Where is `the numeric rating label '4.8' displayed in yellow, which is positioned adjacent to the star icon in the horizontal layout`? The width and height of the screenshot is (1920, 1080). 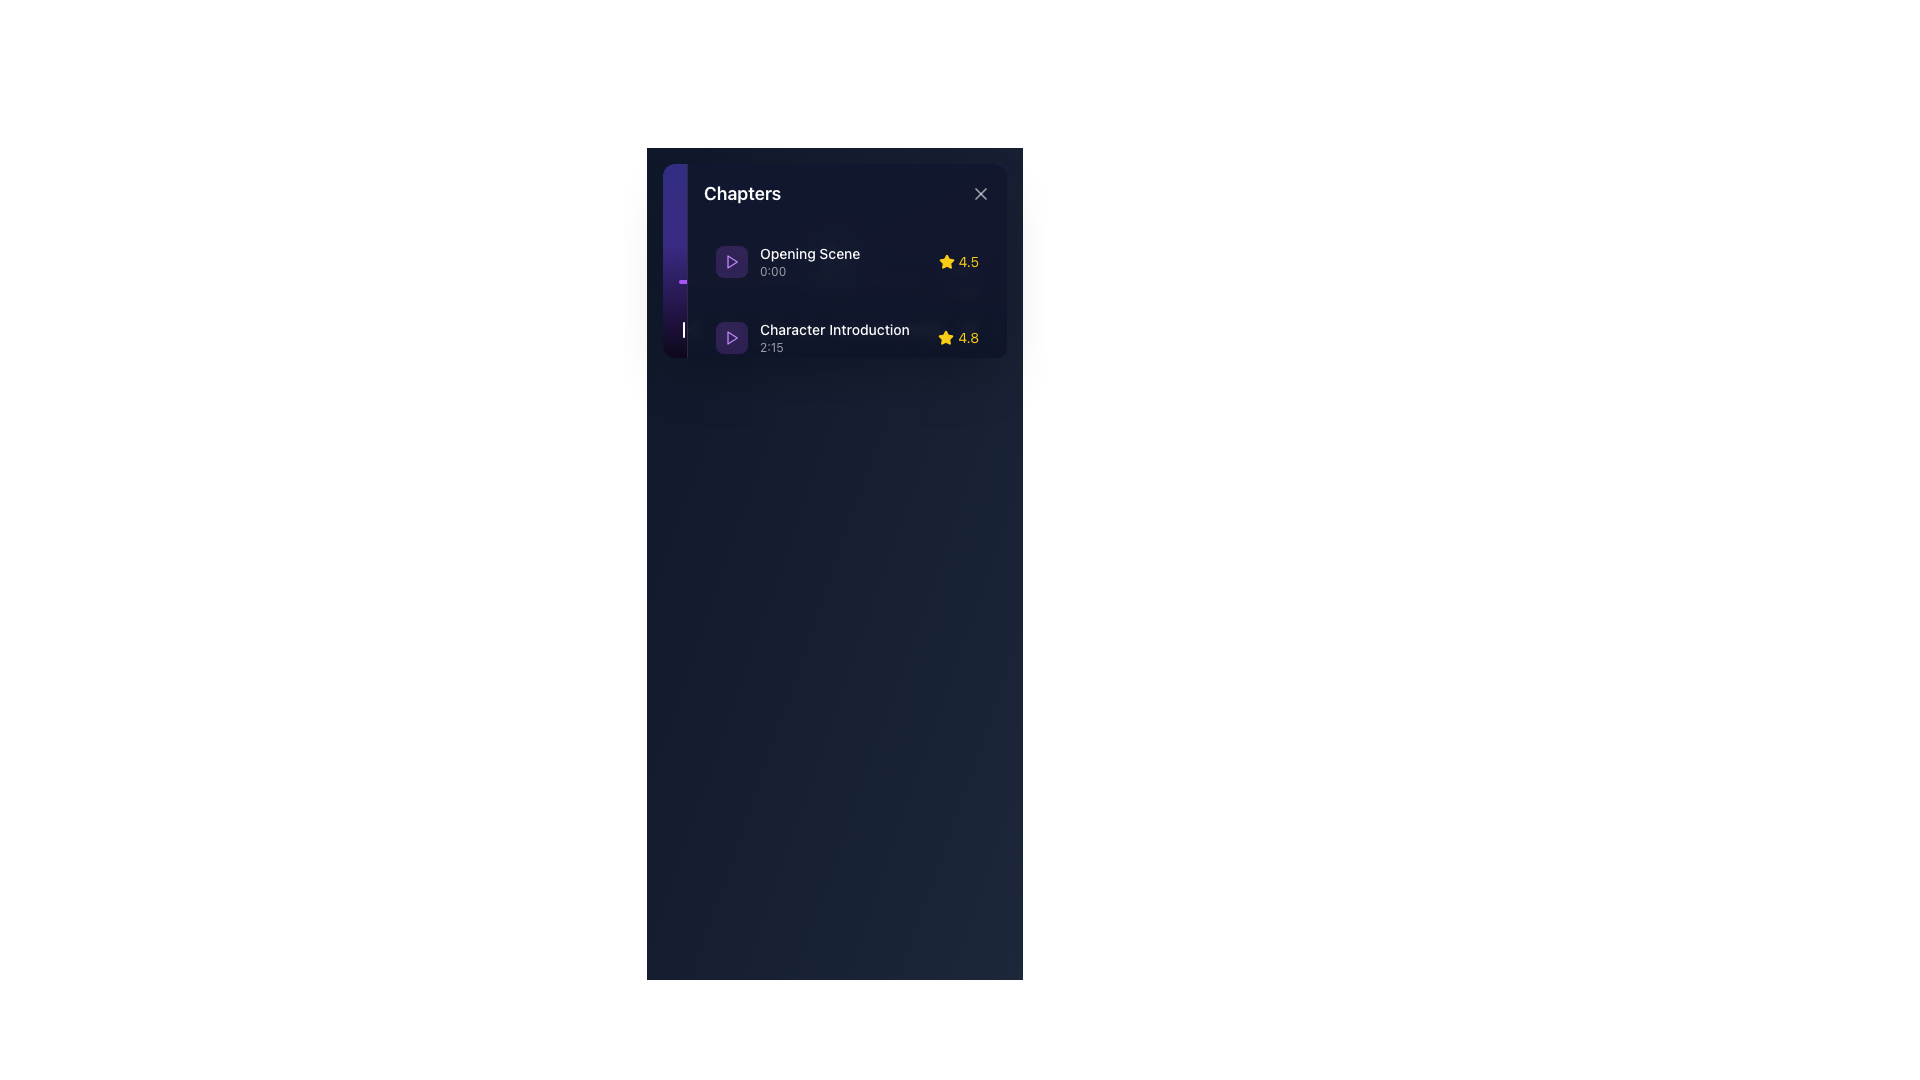 the numeric rating label '4.8' displayed in yellow, which is positioned adjacent to the star icon in the horizontal layout is located at coordinates (968, 337).